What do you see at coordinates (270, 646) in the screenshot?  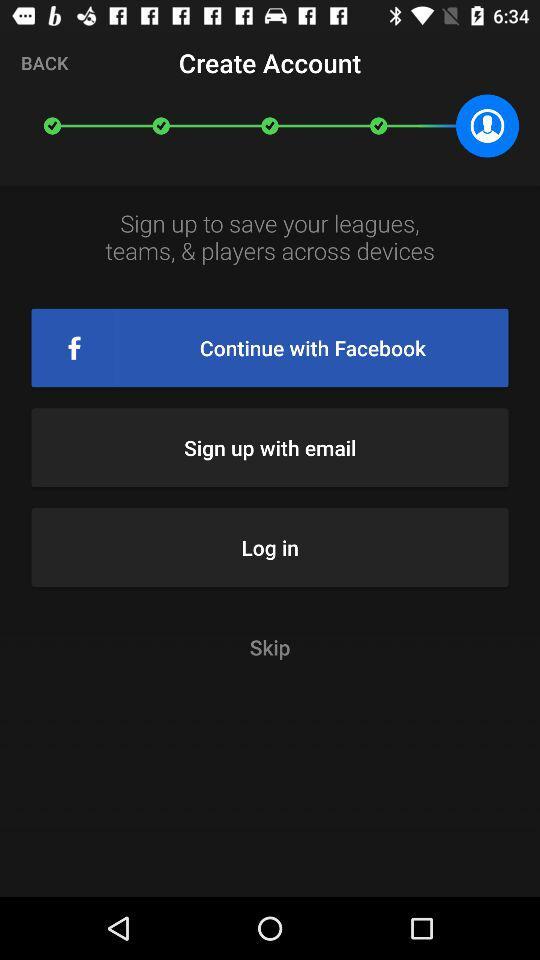 I see `the skip icon` at bounding box center [270, 646].